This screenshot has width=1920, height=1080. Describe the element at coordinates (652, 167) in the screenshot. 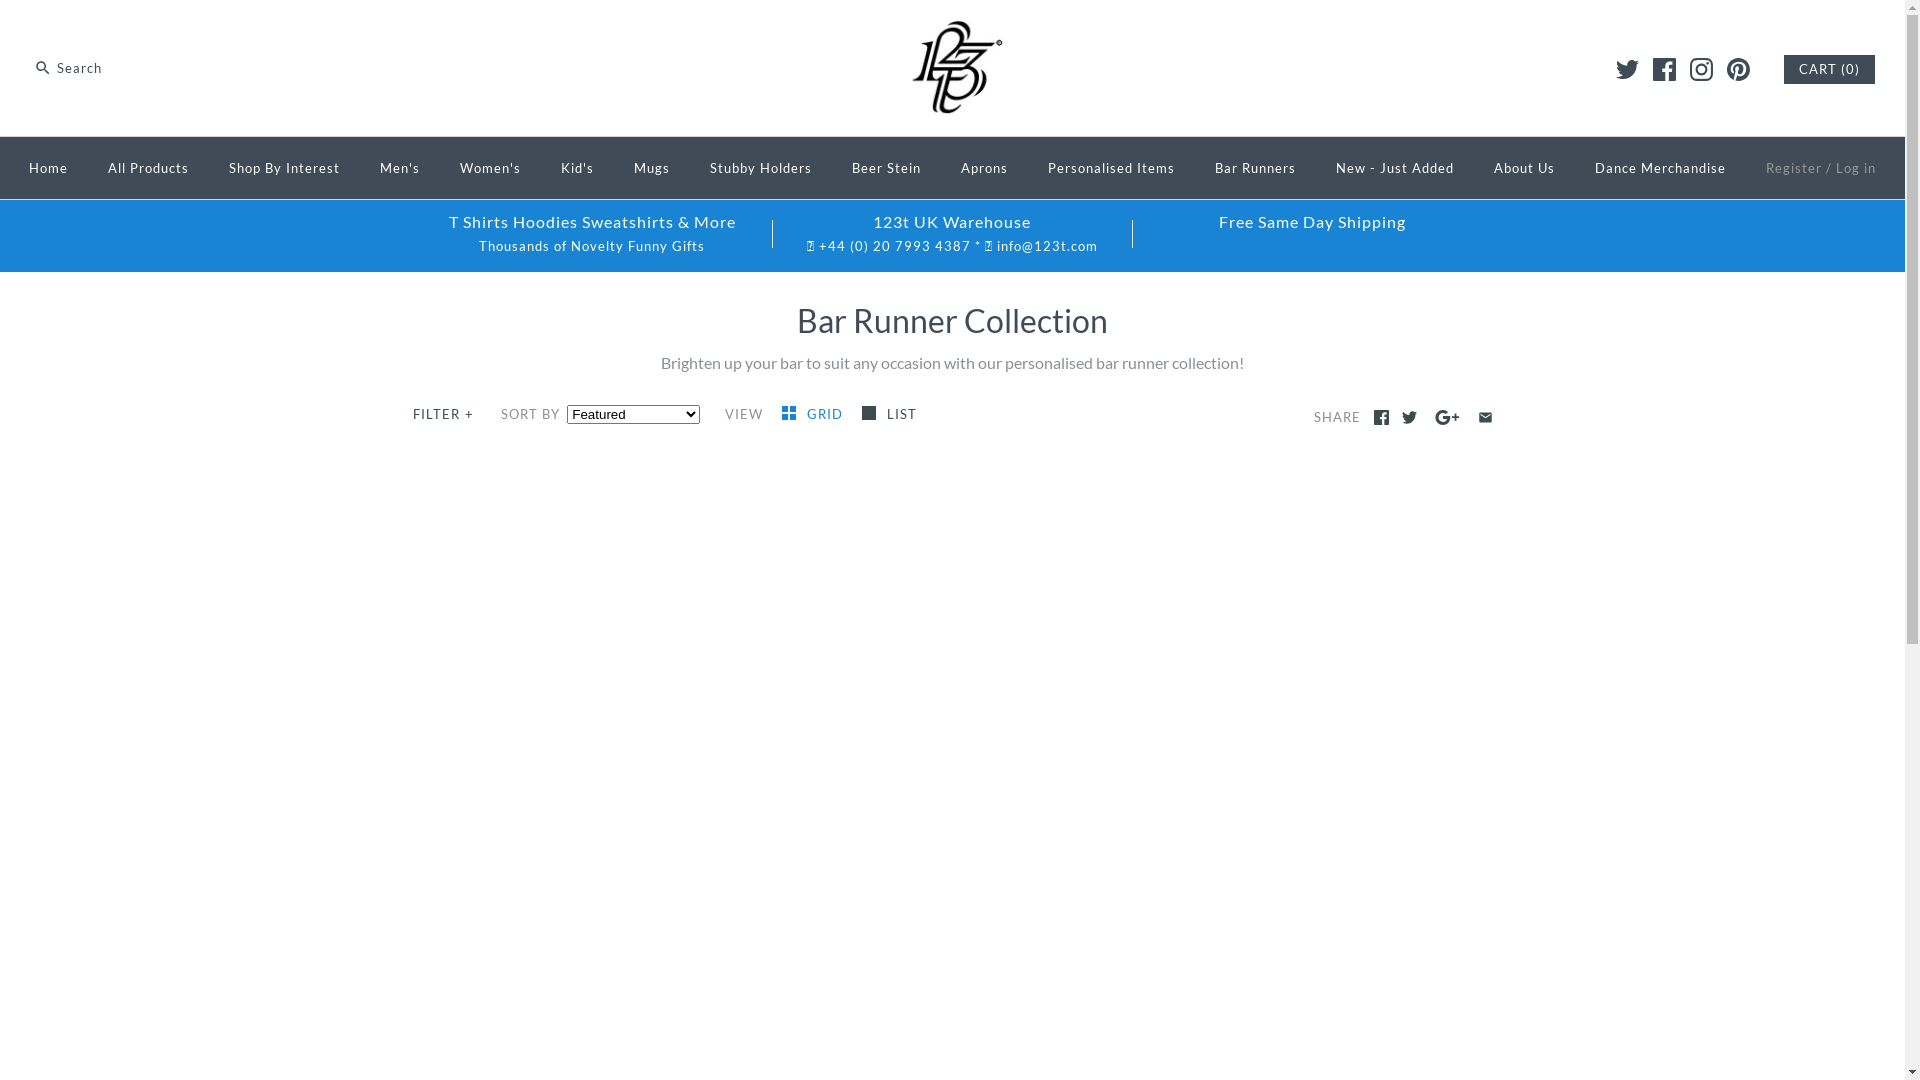

I see `'Mugs'` at that location.